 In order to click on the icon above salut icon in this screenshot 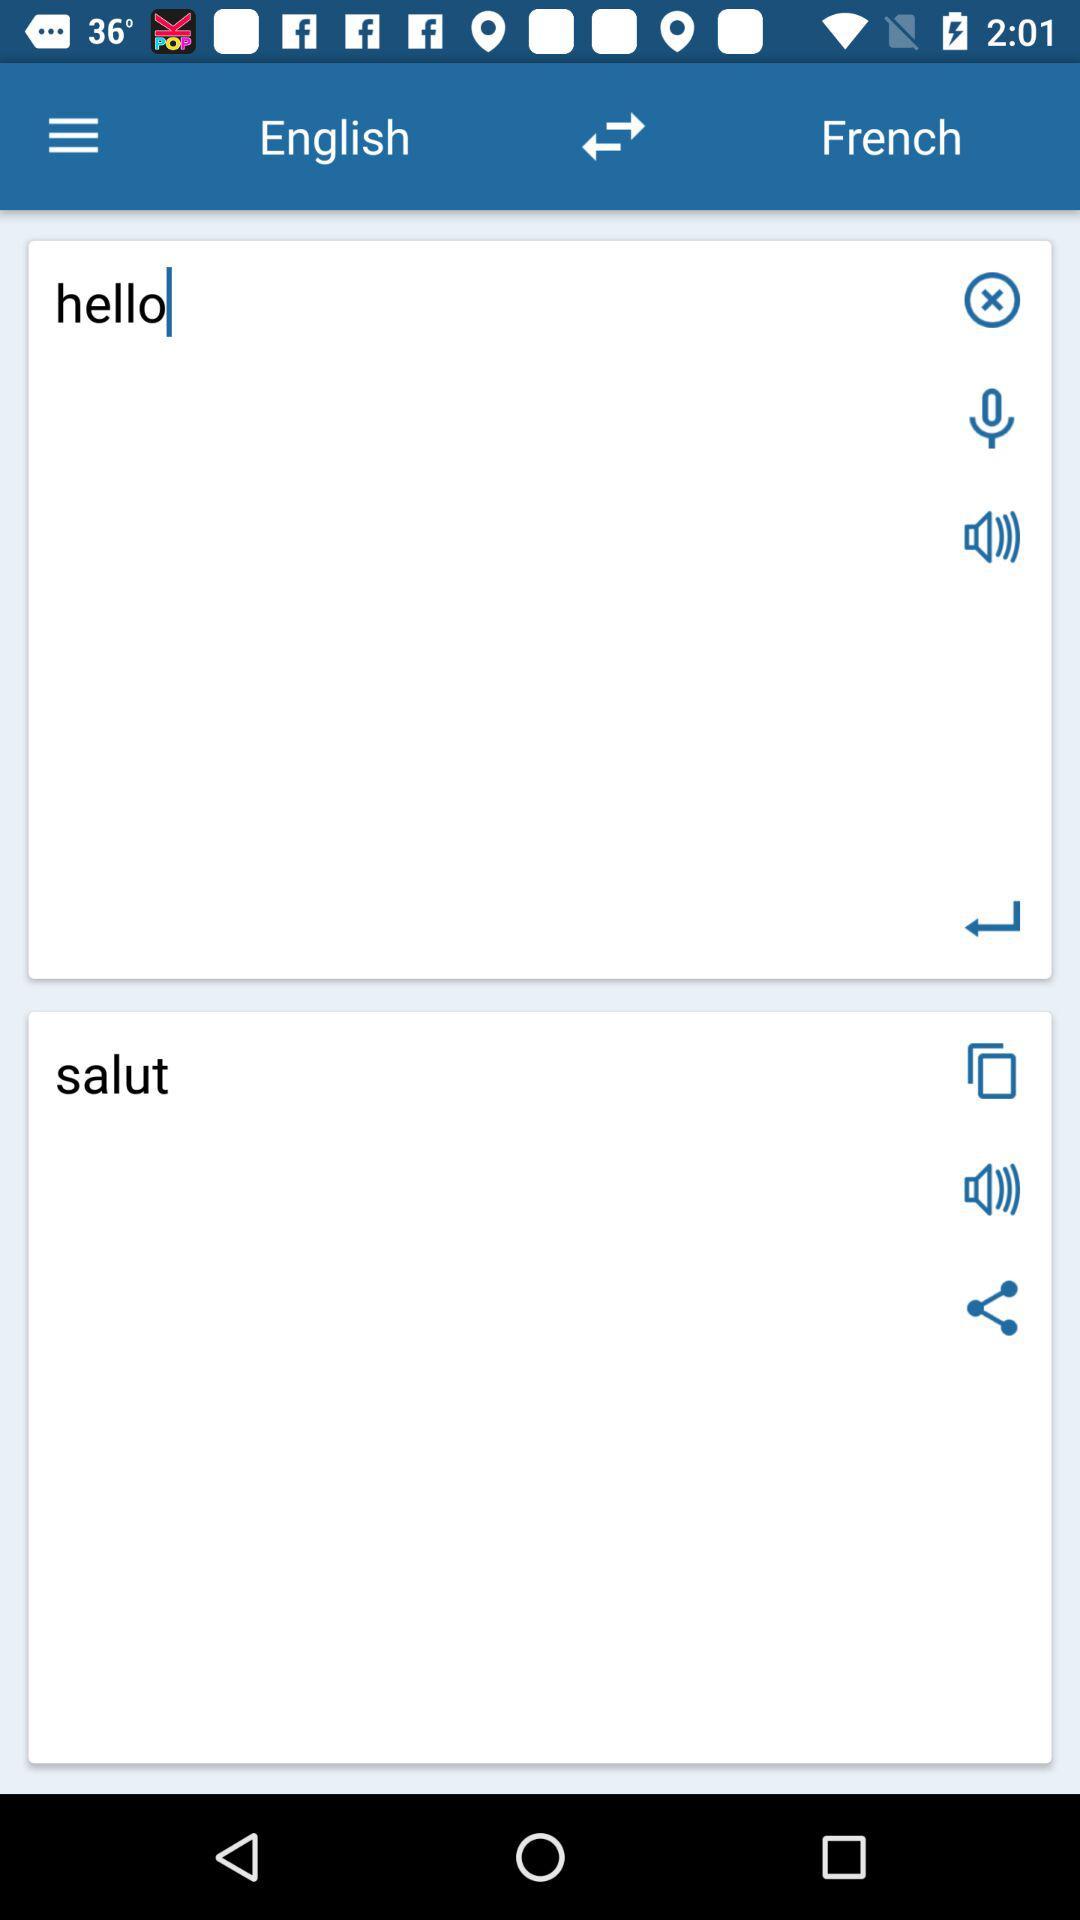, I will do `click(540, 608)`.